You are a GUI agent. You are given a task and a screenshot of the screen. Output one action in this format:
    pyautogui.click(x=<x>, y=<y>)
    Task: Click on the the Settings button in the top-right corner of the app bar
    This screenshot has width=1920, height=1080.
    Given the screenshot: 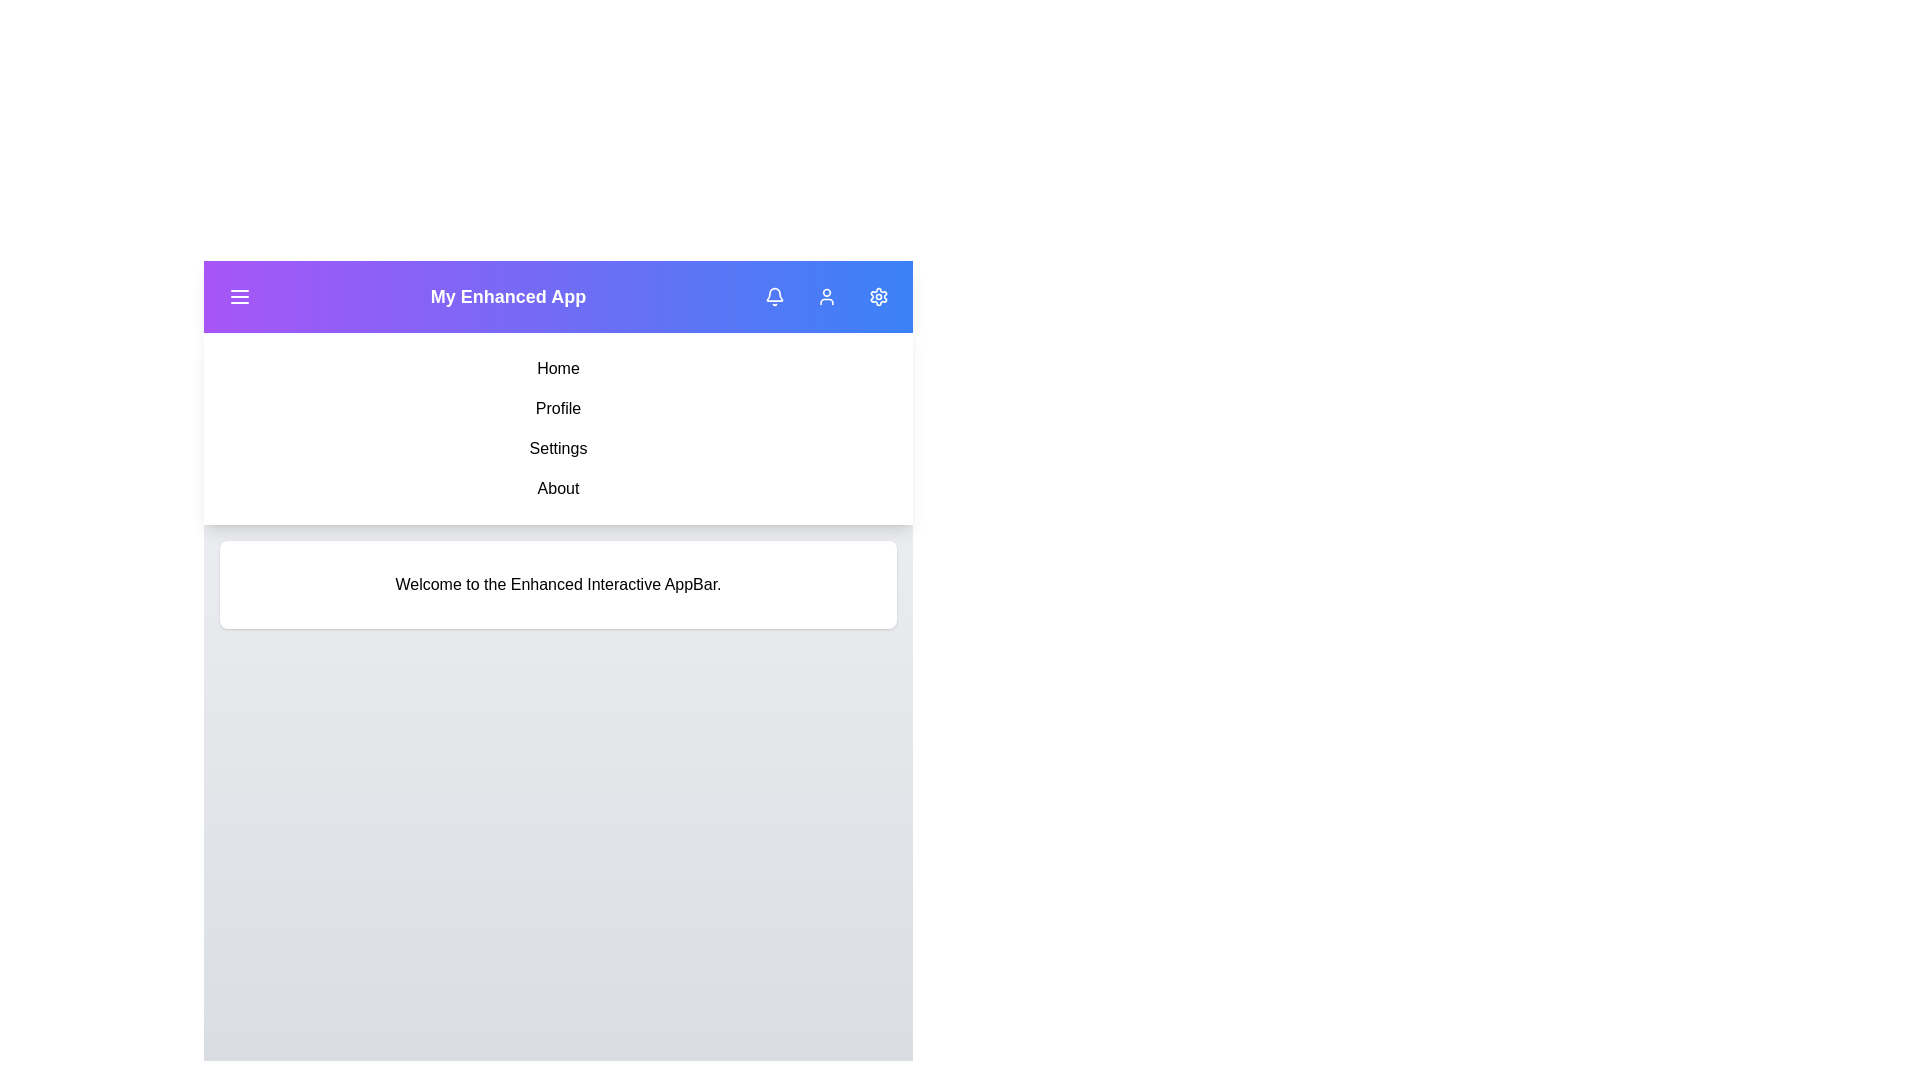 What is the action you would take?
    pyautogui.click(x=878, y=297)
    